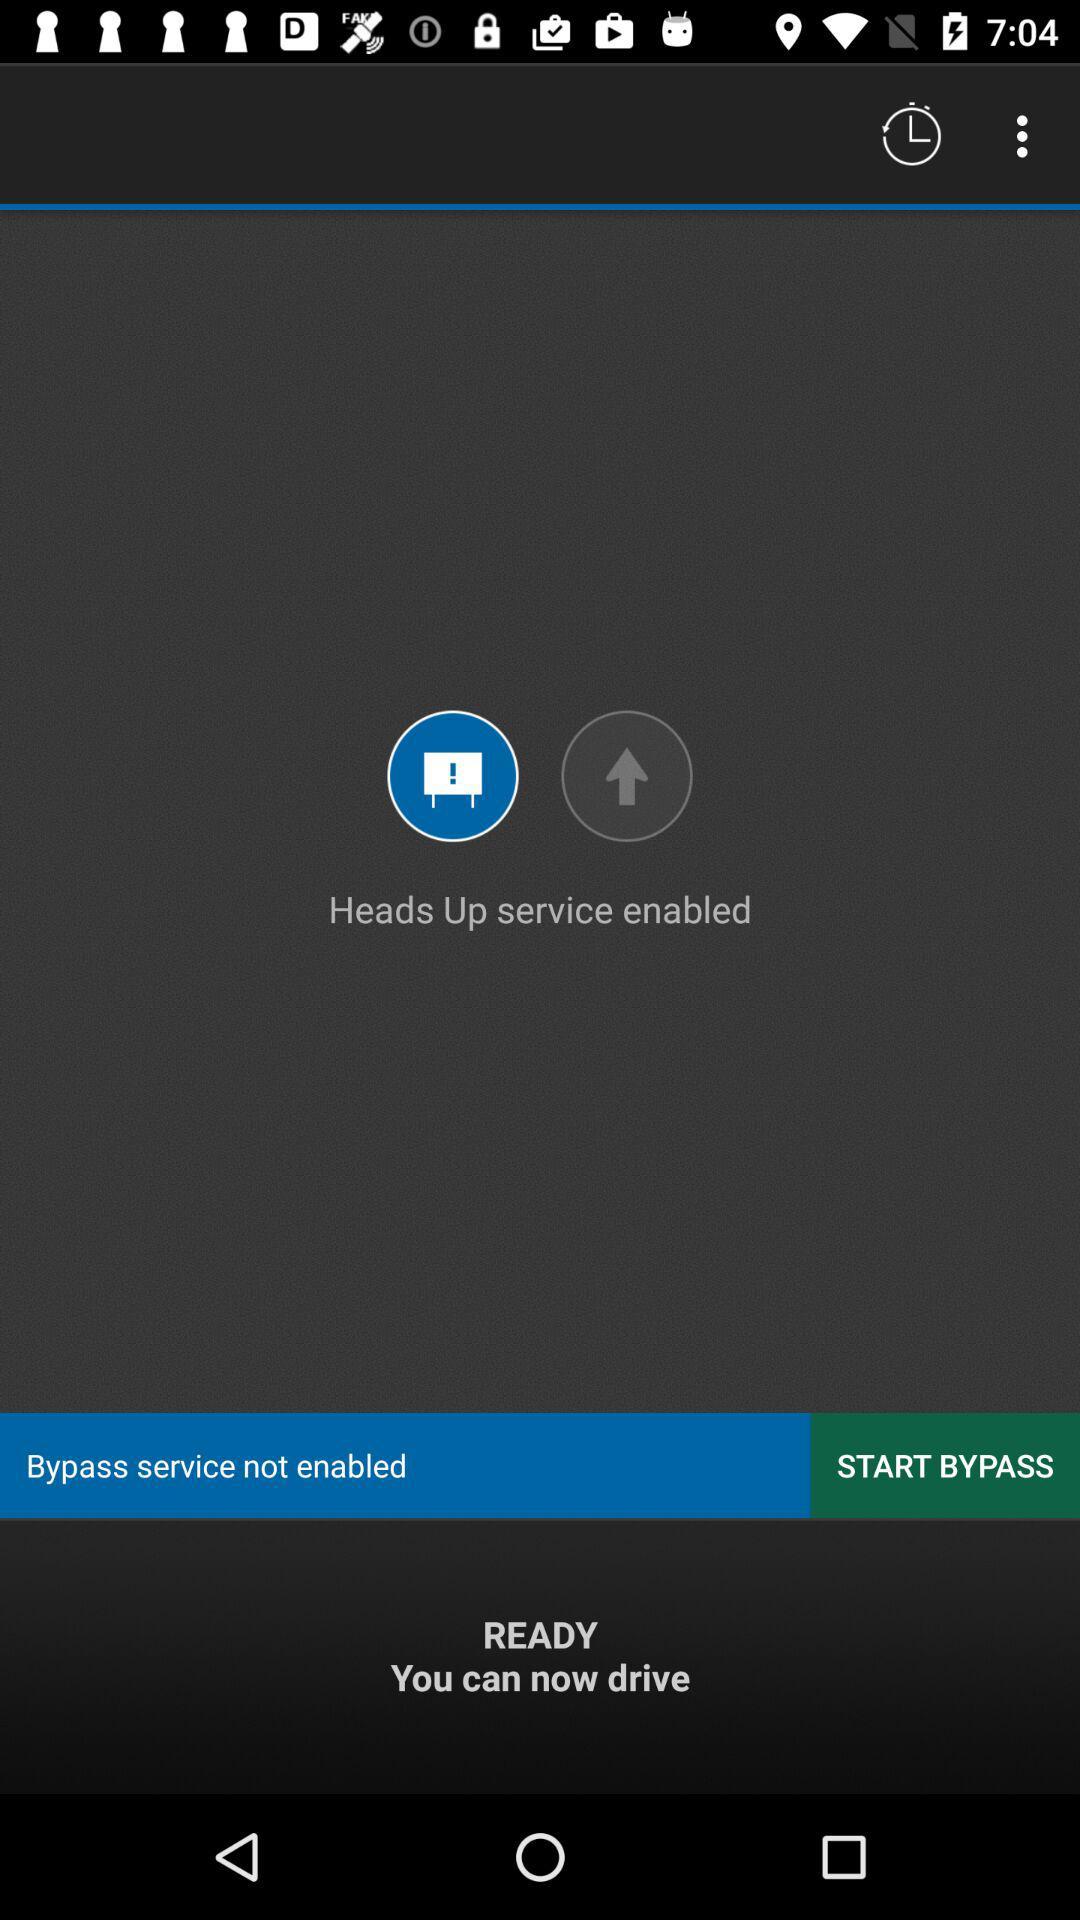  I want to click on the item above the ready you can item, so click(945, 1465).